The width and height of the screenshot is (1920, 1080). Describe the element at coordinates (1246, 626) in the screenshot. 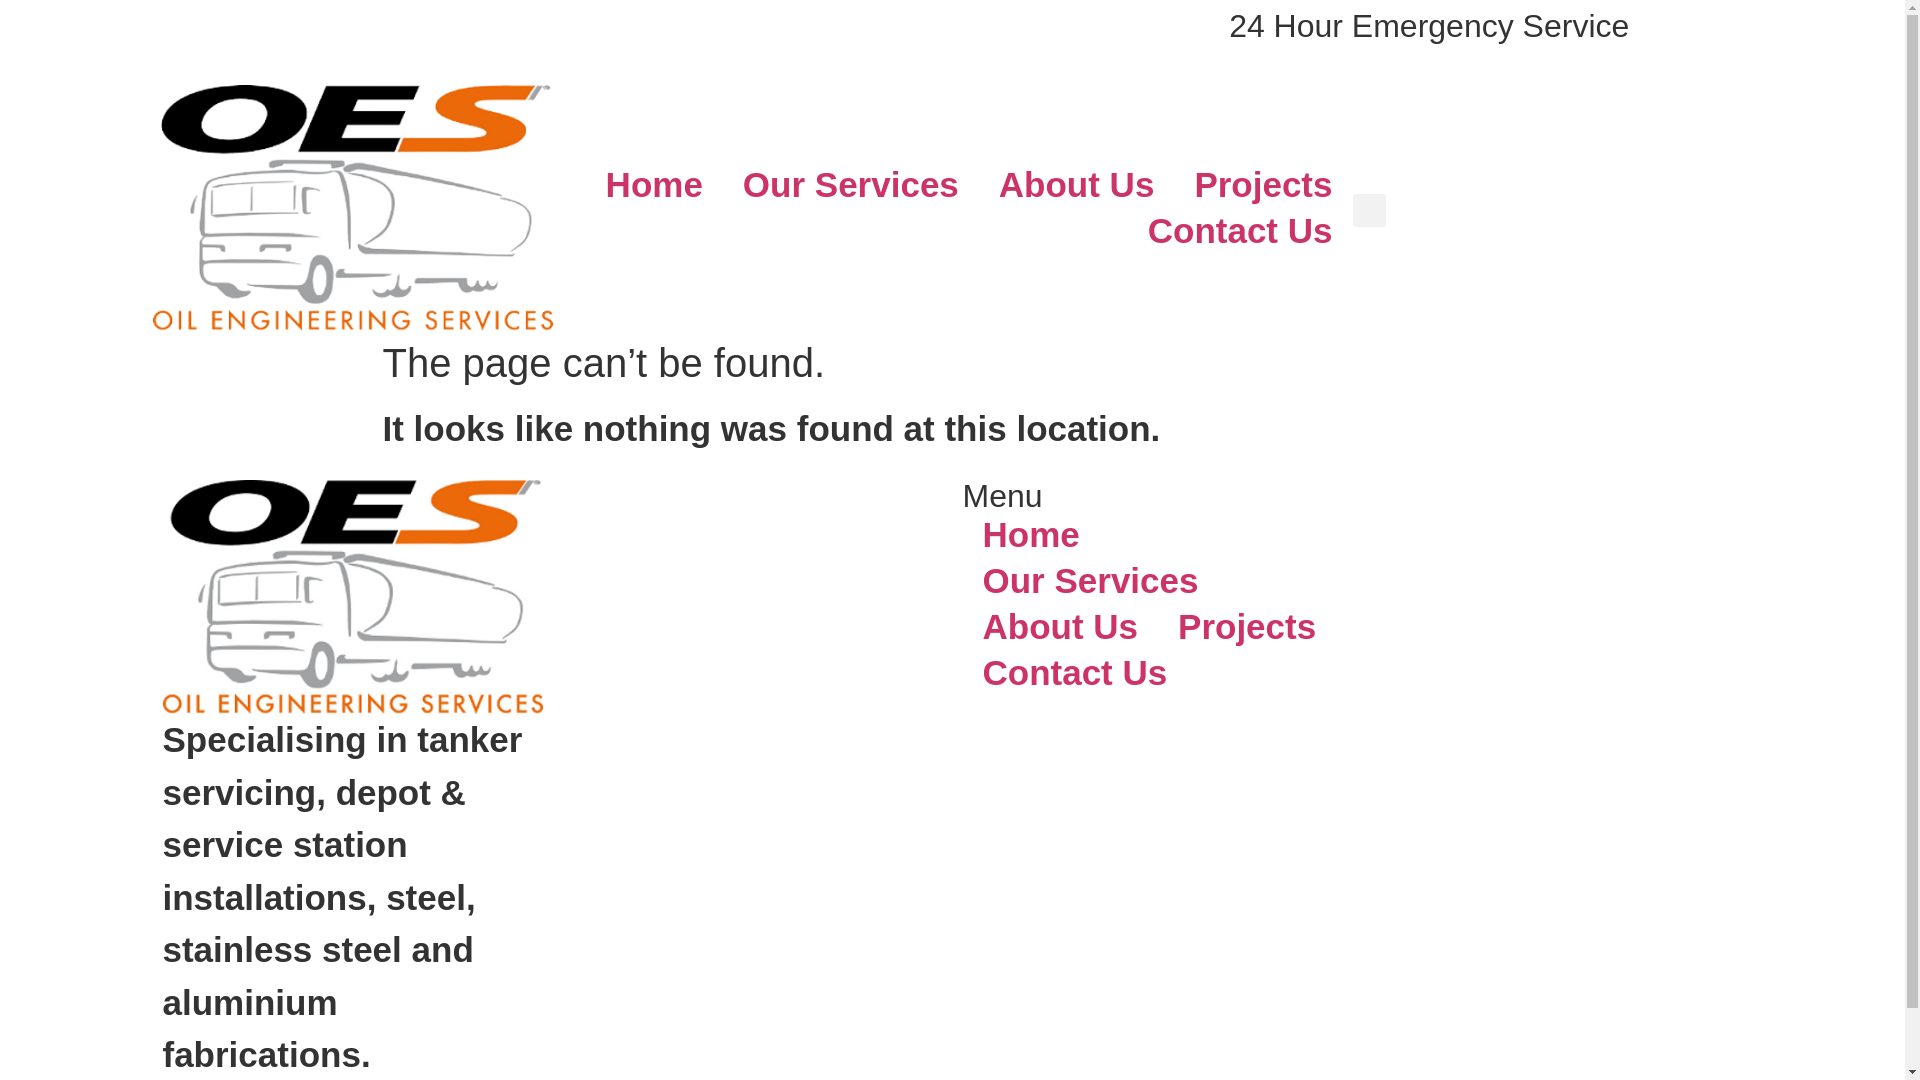

I see `'Projects'` at that location.